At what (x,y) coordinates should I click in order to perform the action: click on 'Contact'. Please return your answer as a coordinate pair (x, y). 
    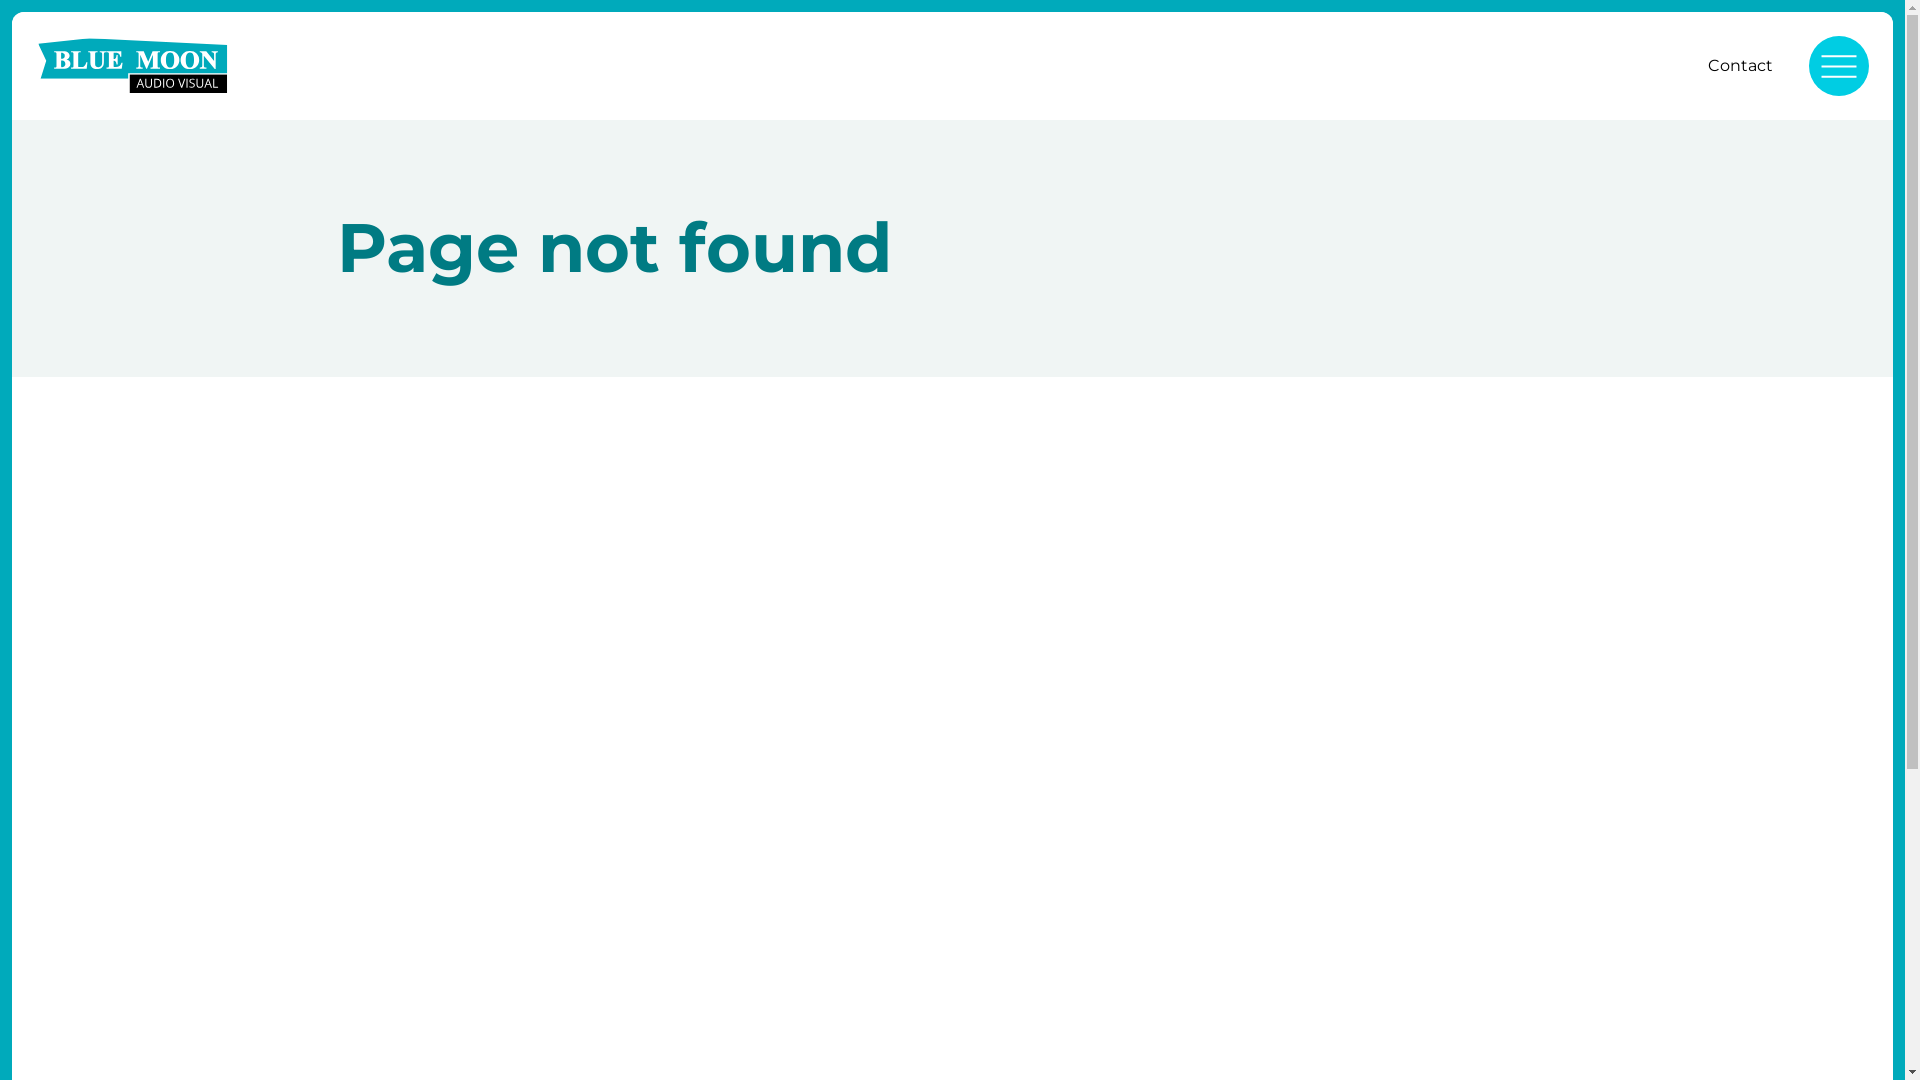
    Looking at the image, I should click on (1739, 64).